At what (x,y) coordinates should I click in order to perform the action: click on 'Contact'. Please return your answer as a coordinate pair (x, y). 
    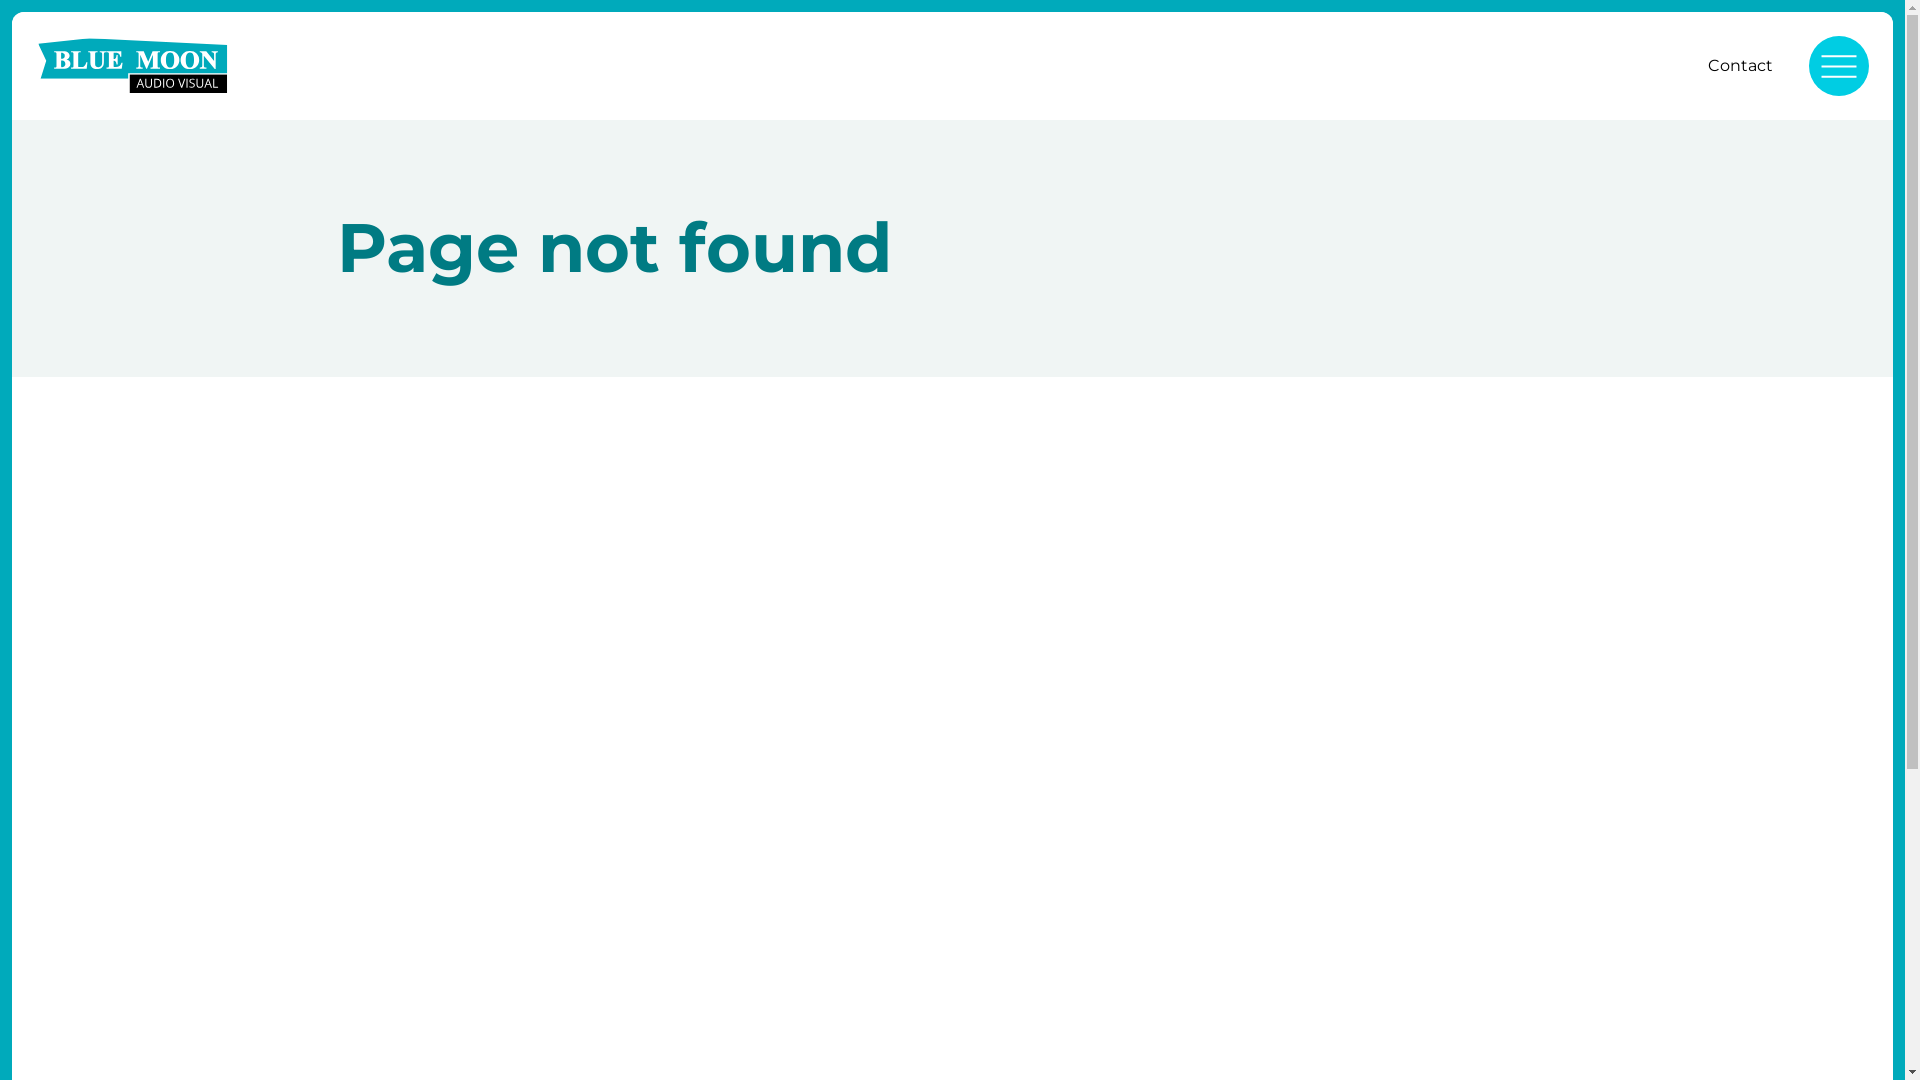
    Looking at the image, I should click on (1739, 64).